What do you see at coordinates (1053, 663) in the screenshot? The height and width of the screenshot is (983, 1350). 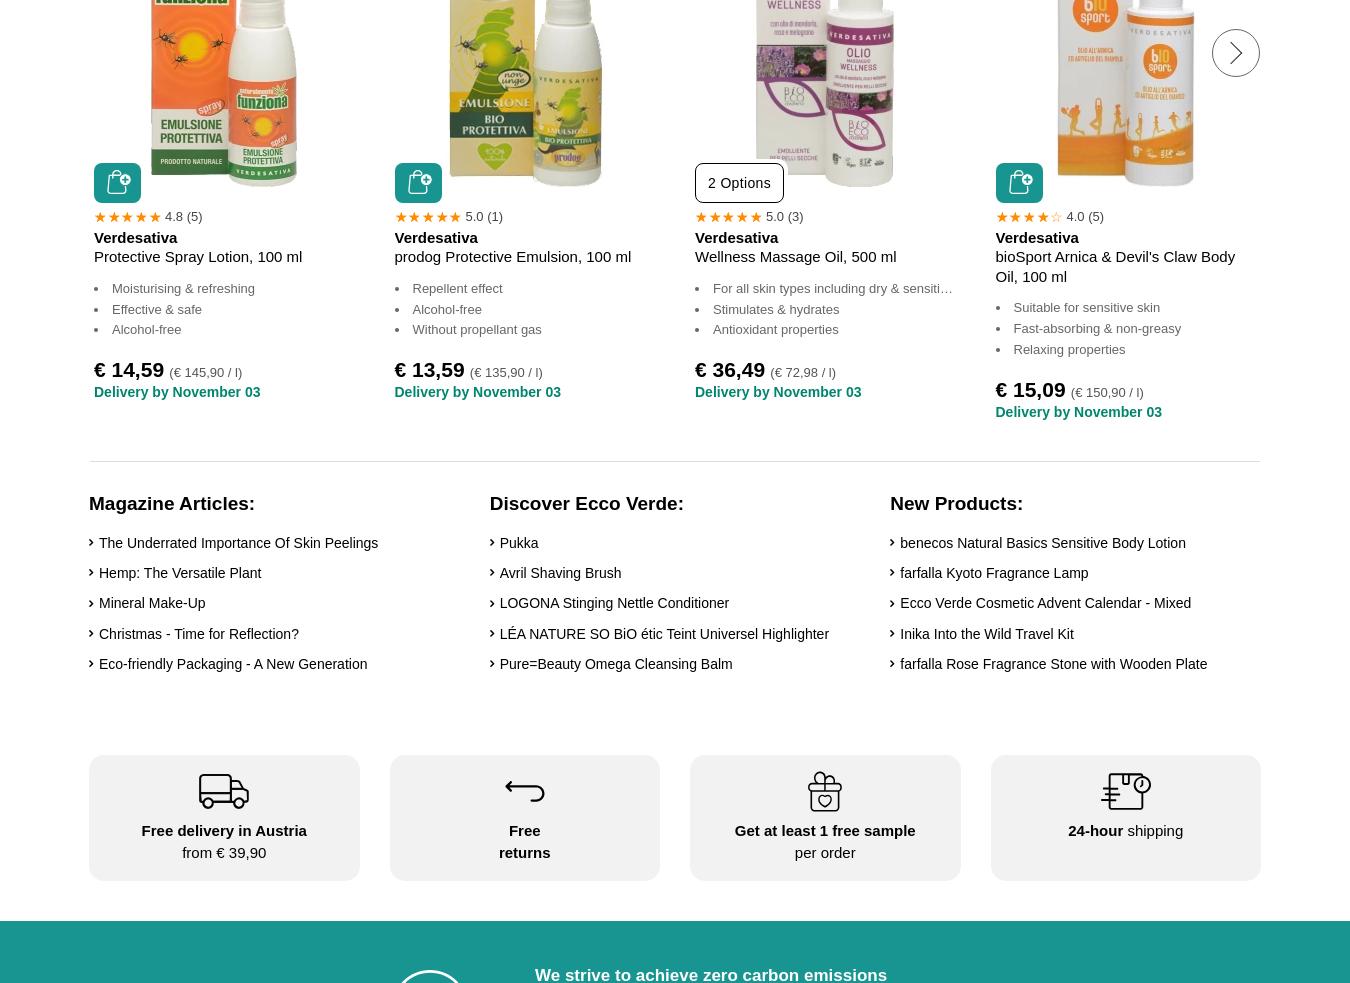 I see `'farfalla Rose Fragrance Stone with Wooden Plate'` at bounding box center [1053, 663].